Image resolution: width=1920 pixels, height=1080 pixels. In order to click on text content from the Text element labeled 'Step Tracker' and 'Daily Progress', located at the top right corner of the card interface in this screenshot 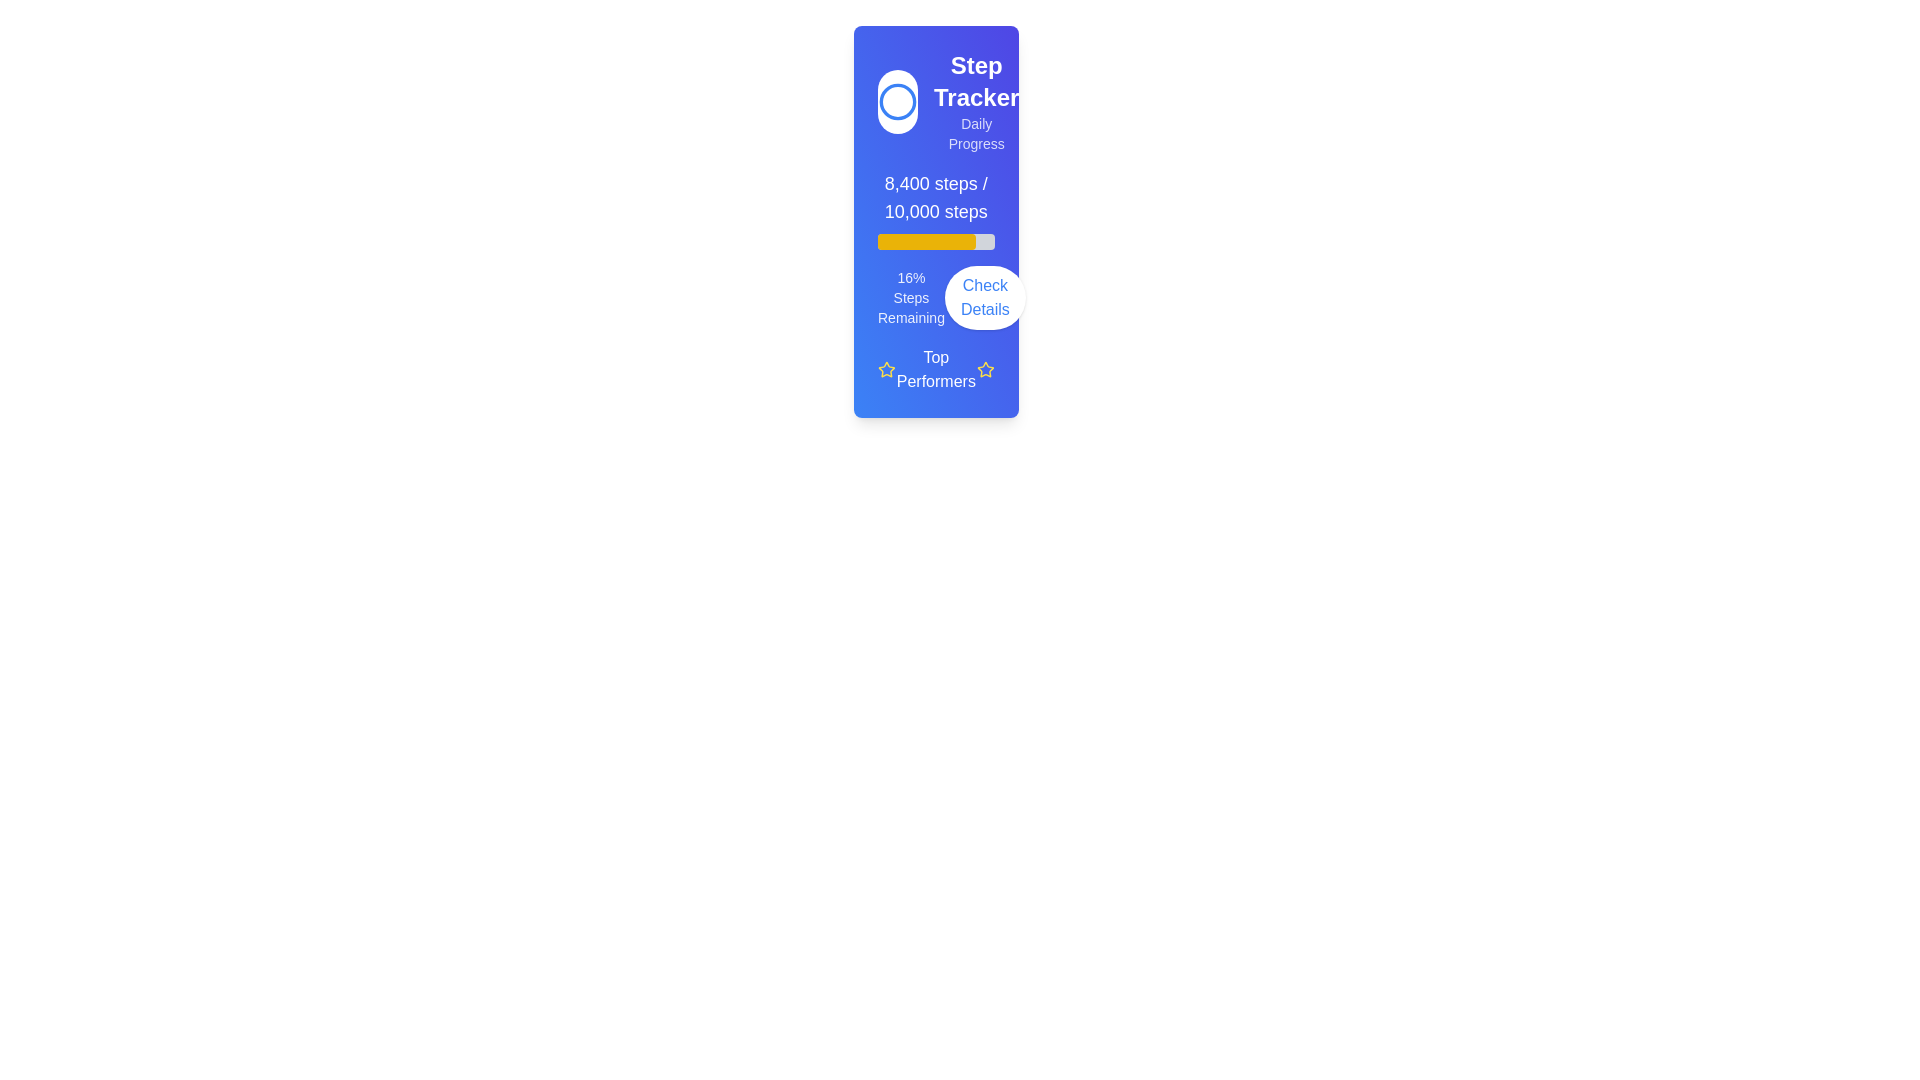, I will do `click(976, 101)`.